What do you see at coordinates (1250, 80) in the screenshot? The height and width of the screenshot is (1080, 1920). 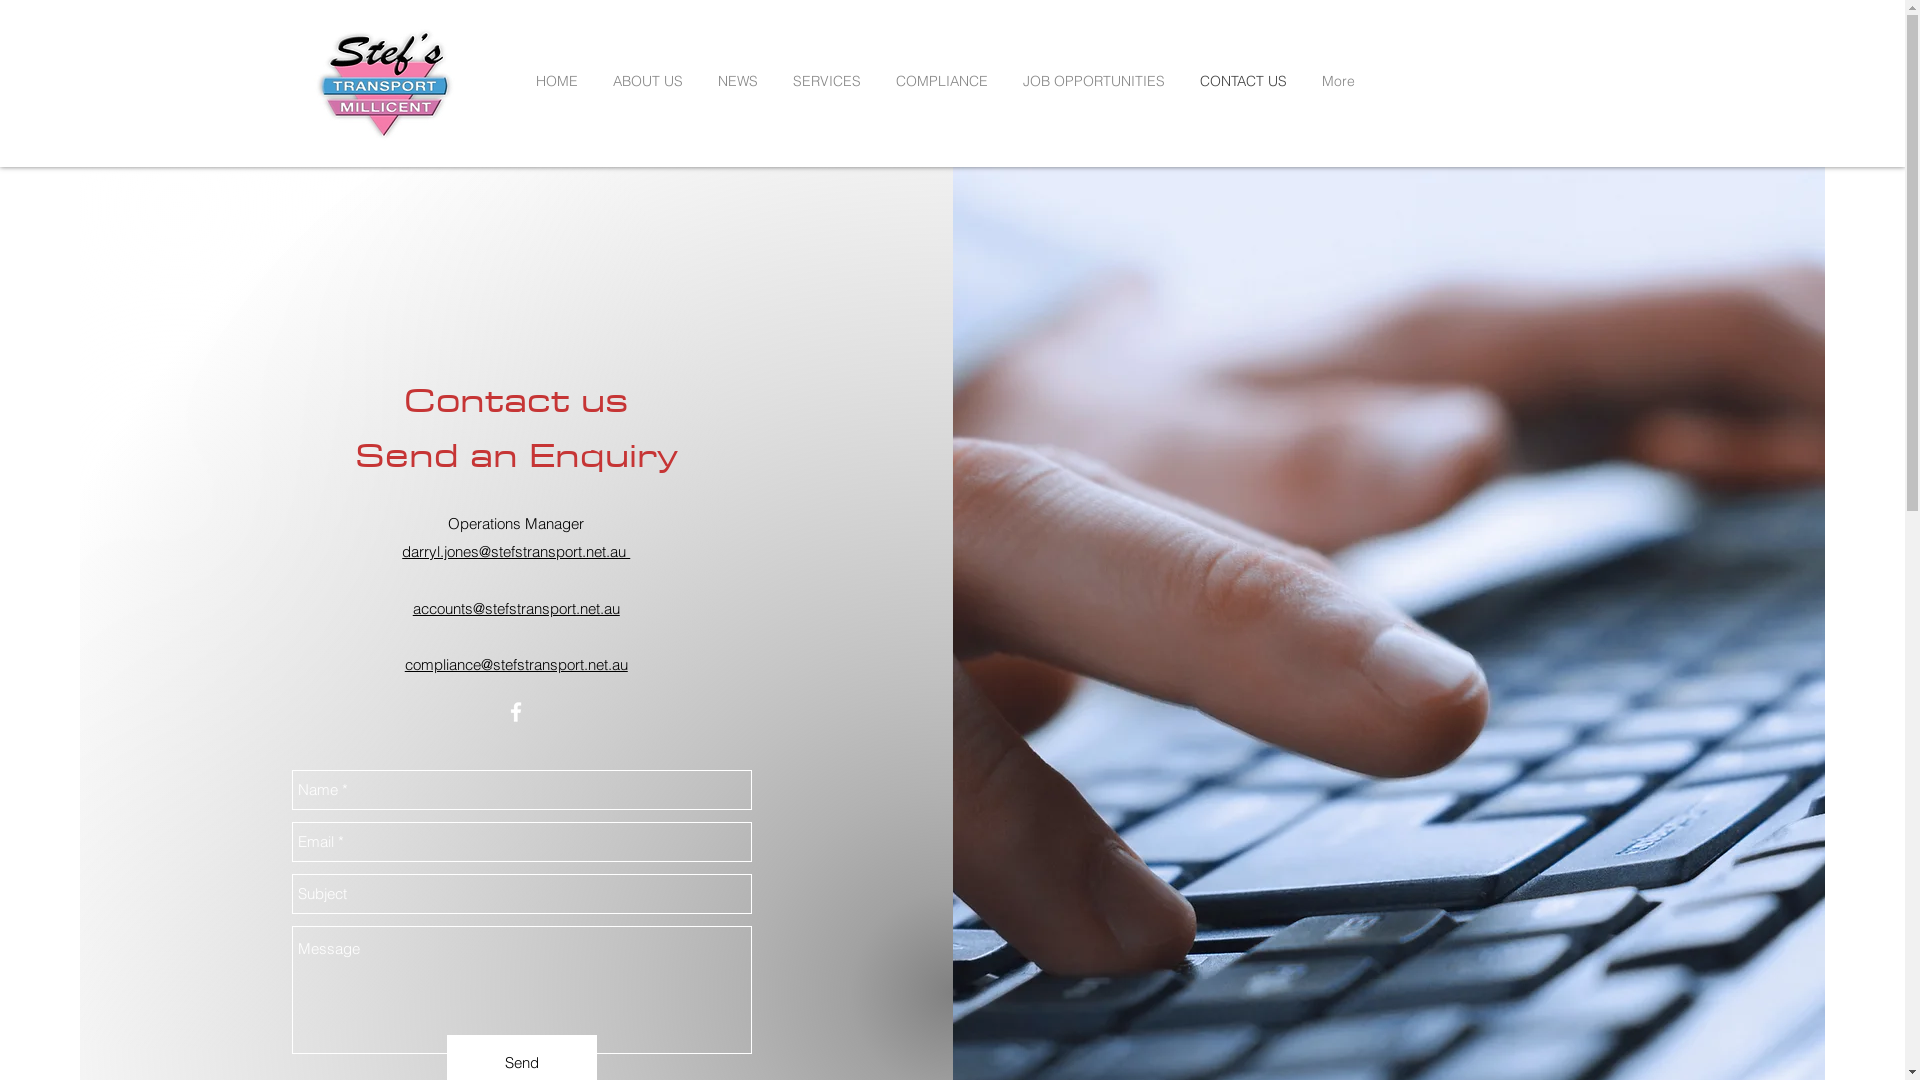 I see `'CONTACT US'` at bounding box center [1250, 80].